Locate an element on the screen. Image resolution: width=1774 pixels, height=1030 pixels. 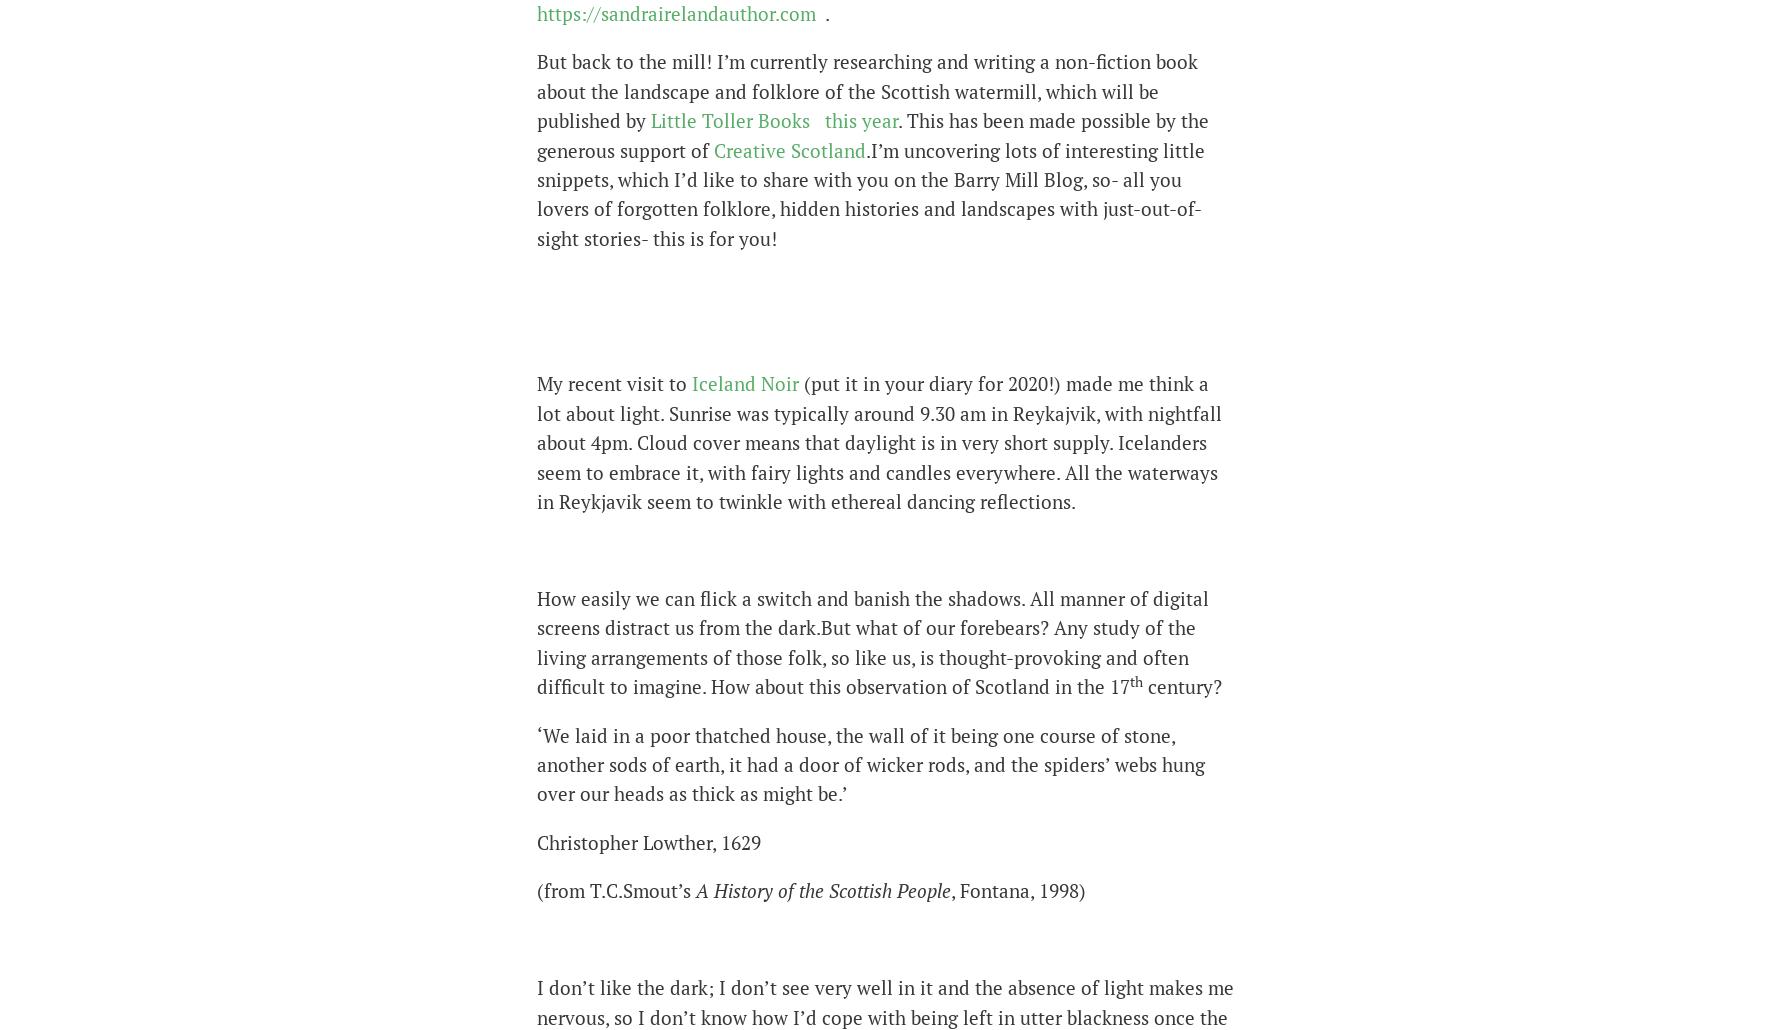
'https://sandrairelandauthor.com' is located at coordinates (676, 12).